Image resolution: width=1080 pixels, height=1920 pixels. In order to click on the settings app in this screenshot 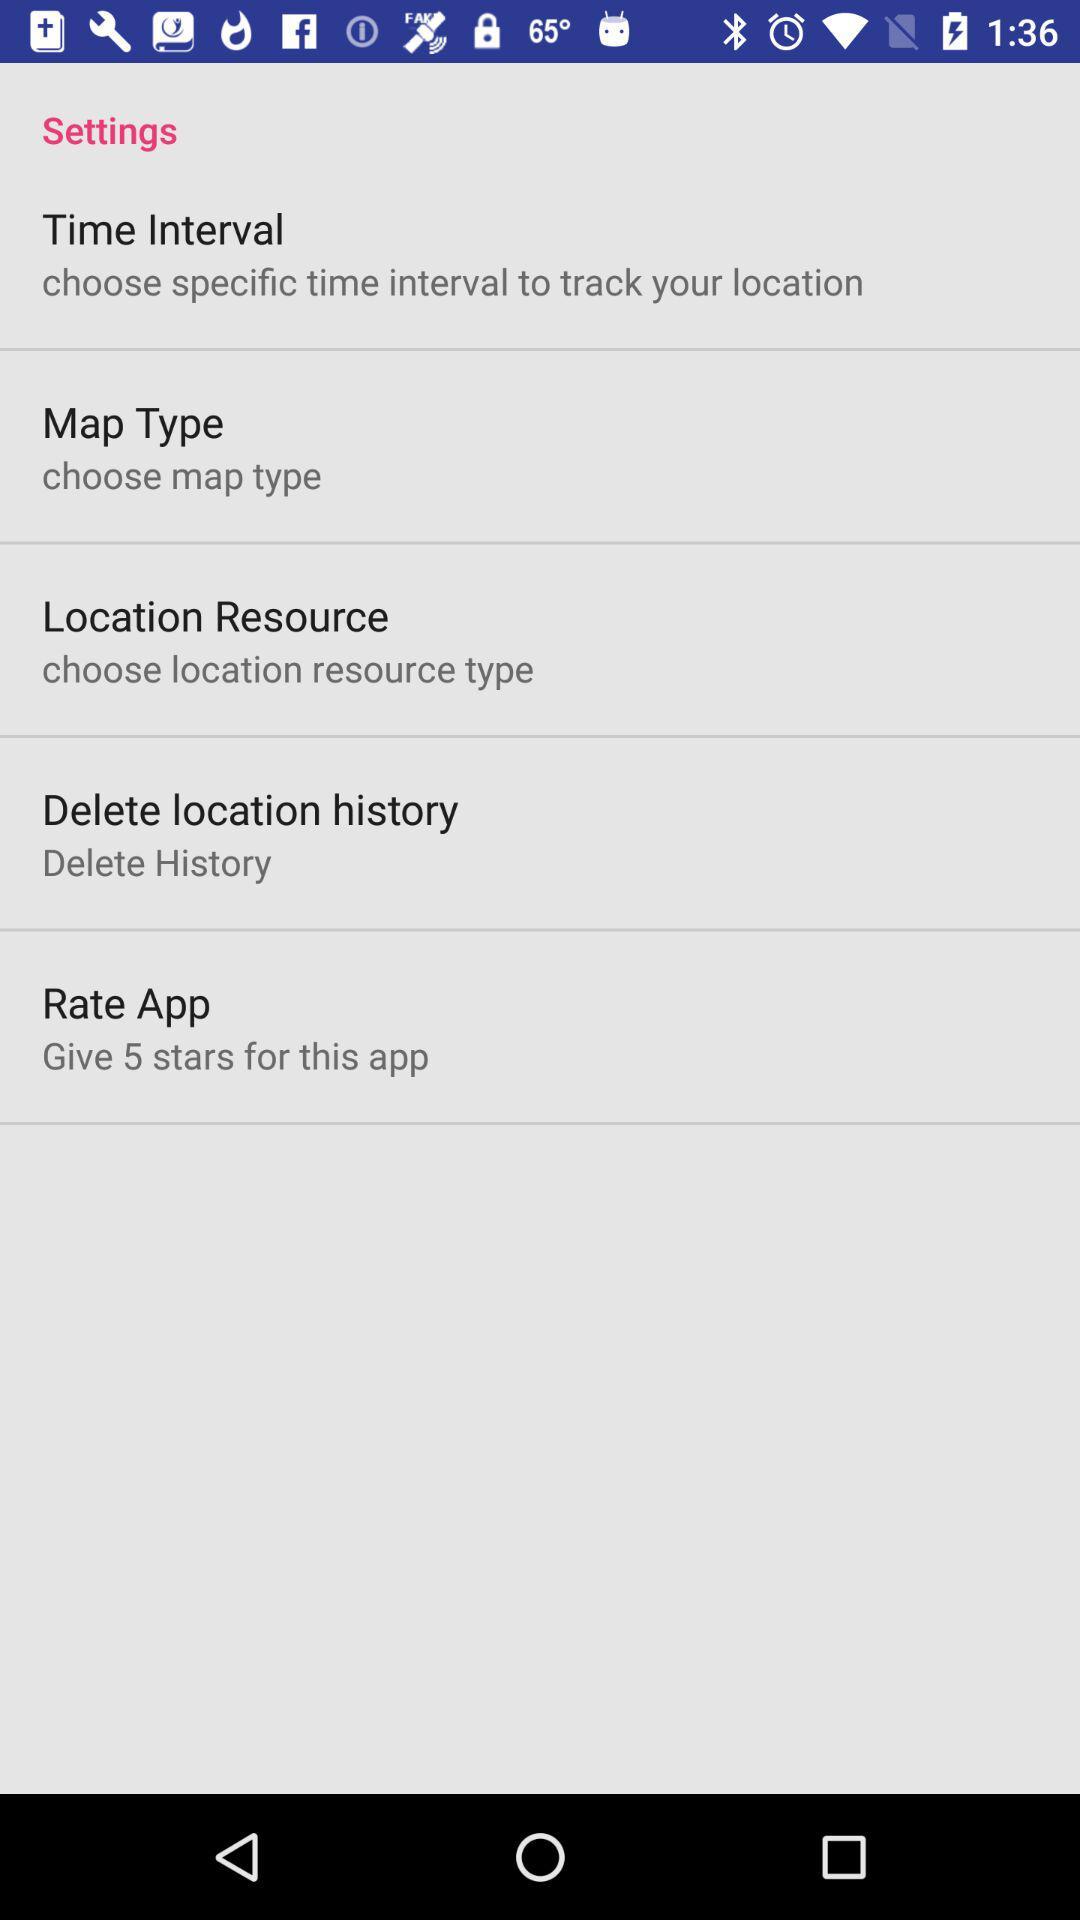, I will do `click(540, 107)`.